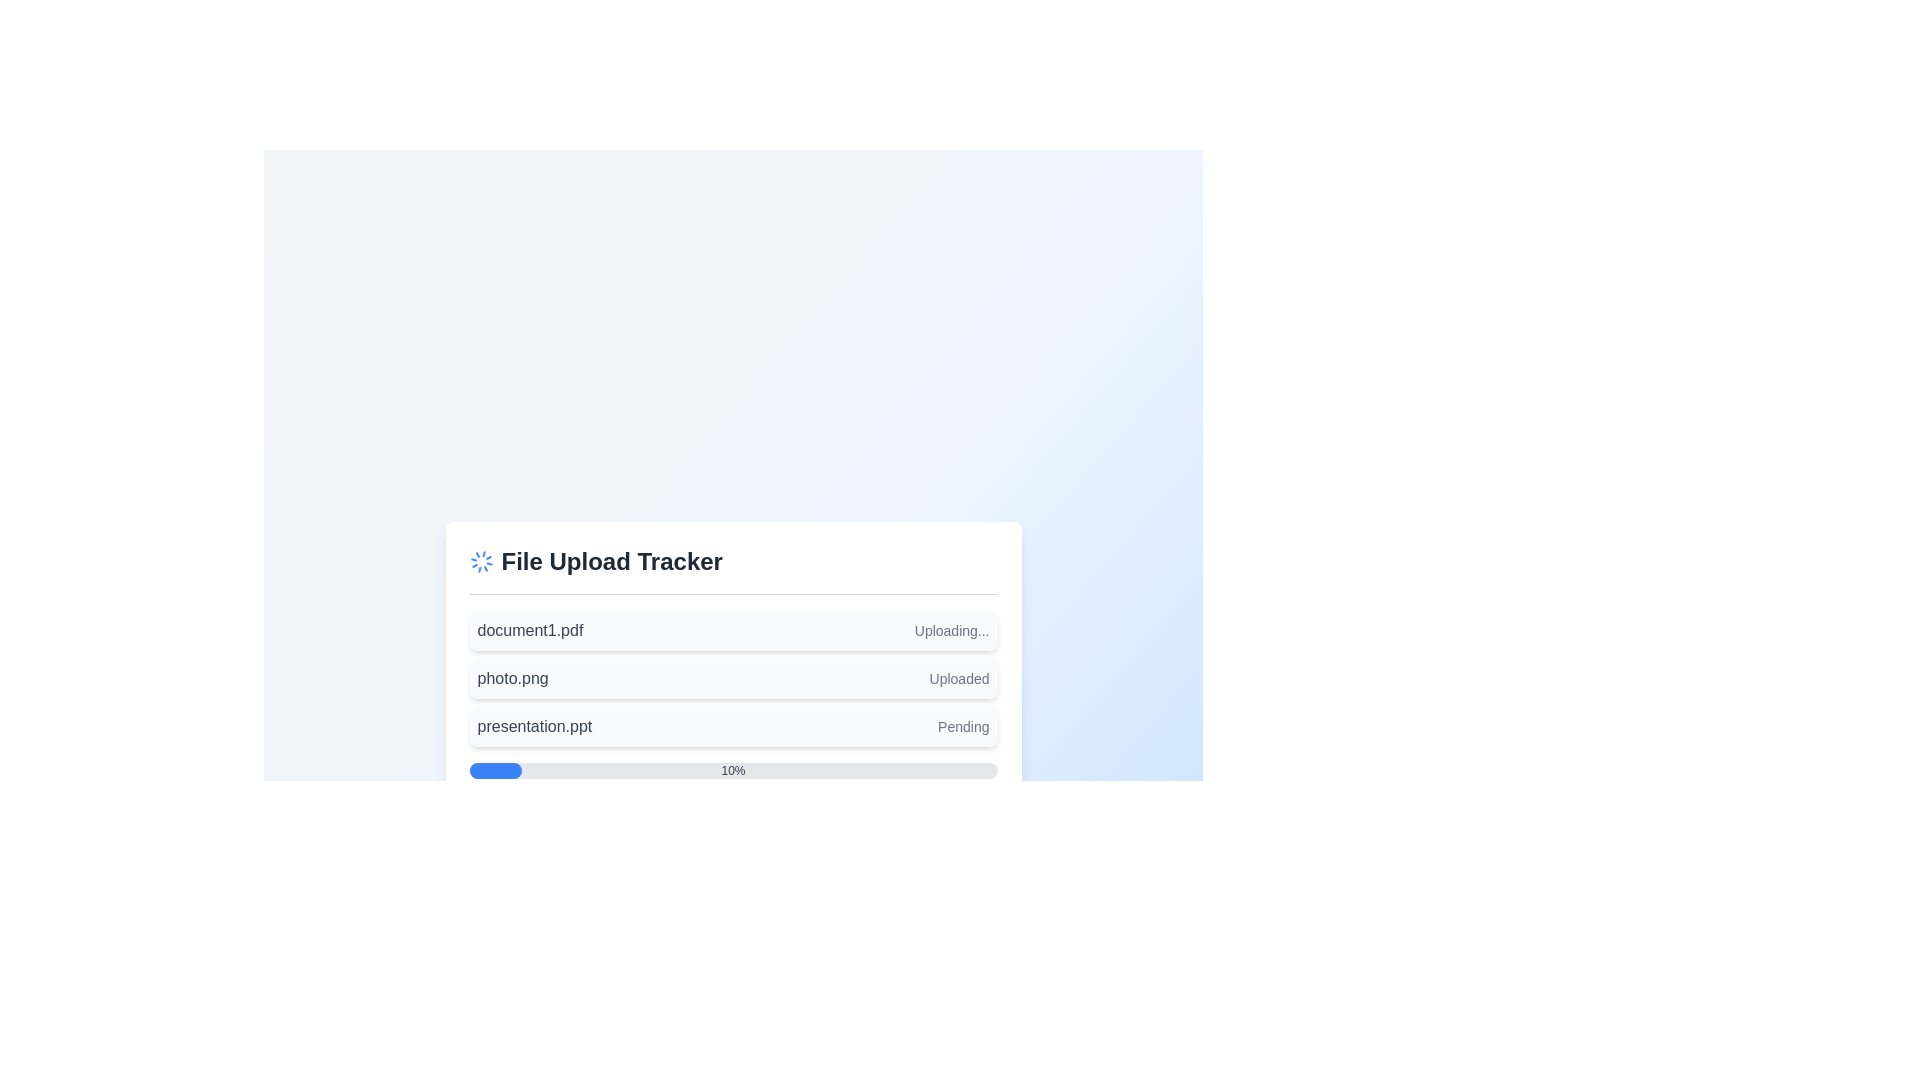 This screenshot has height=1080, width=1920. What do you see at coordinates (732, 769) in the screenshot?
I see `text displayed on the progress percentage label located above the blue progress indicator of the 'File Upload Tracker' progress bar` at bounding box center [732, 769].